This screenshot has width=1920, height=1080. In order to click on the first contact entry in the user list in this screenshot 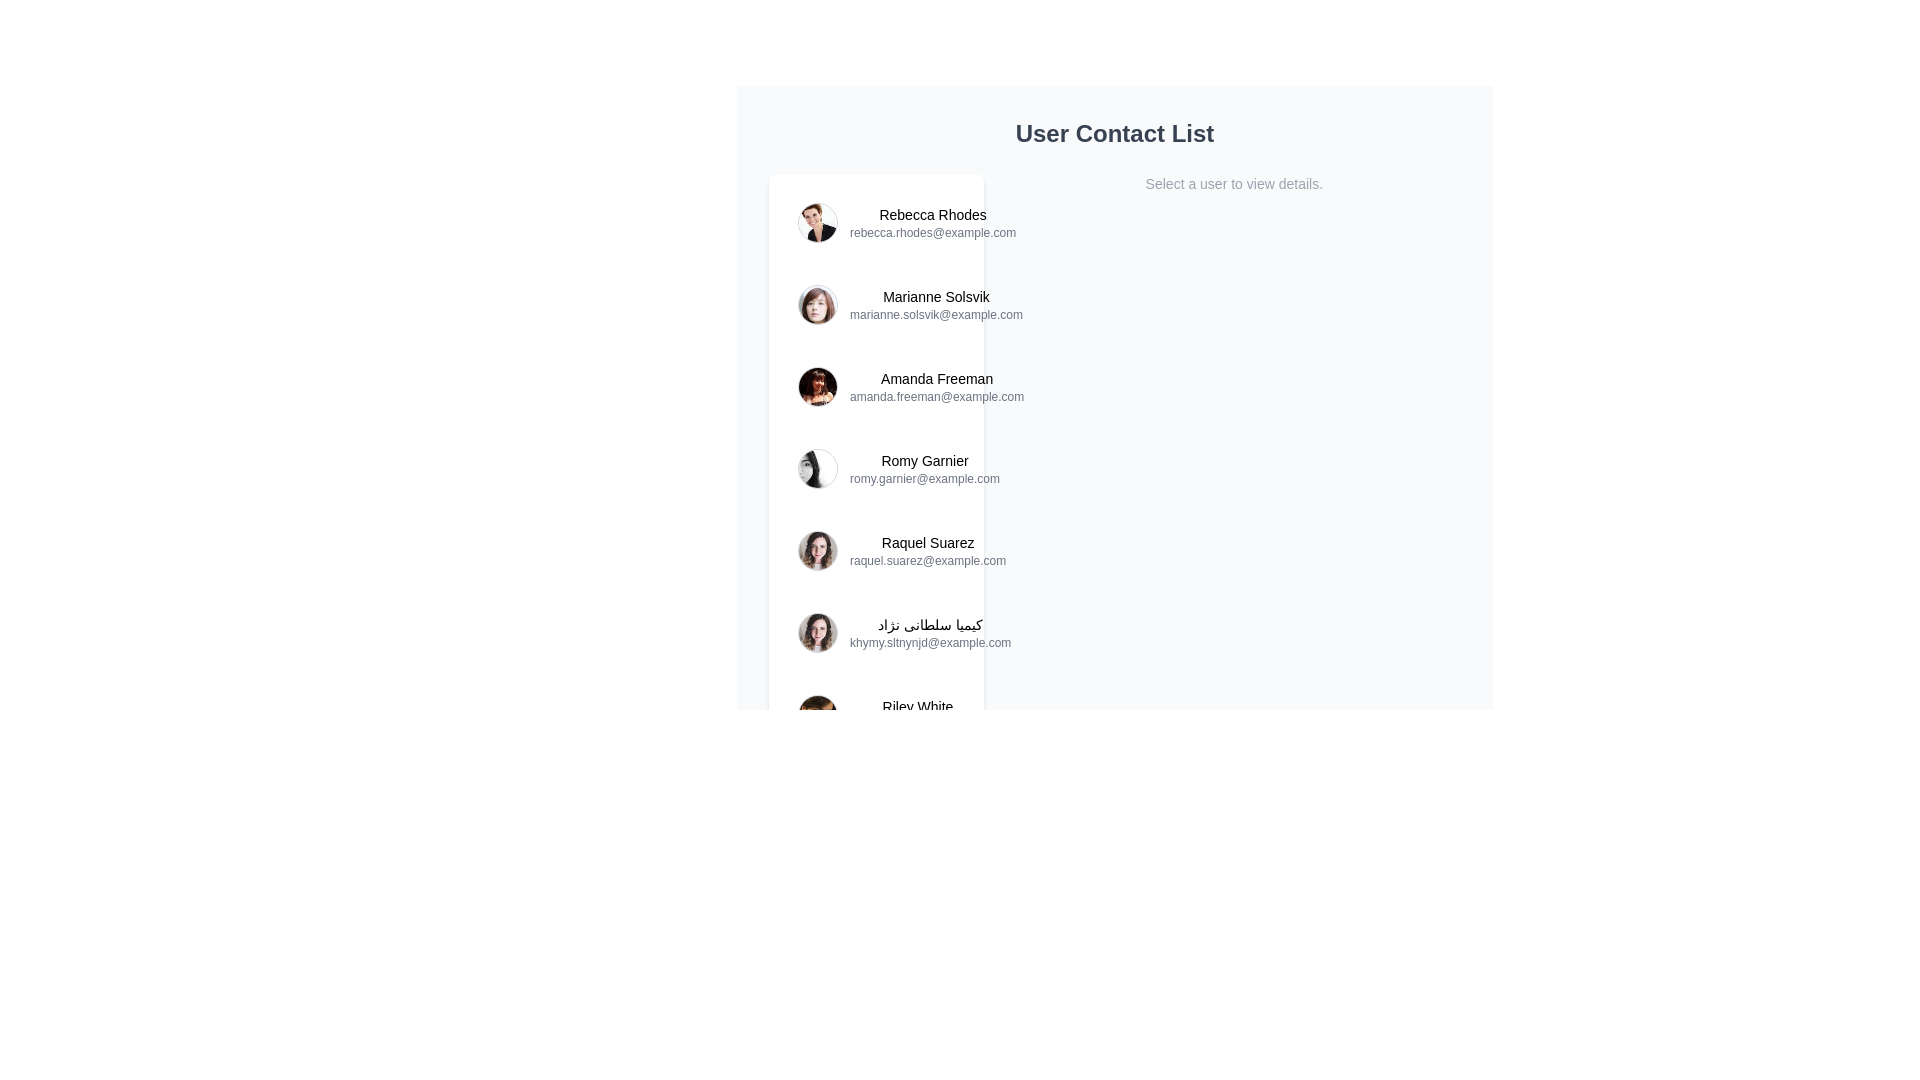, I will do `click(876, 223)`.